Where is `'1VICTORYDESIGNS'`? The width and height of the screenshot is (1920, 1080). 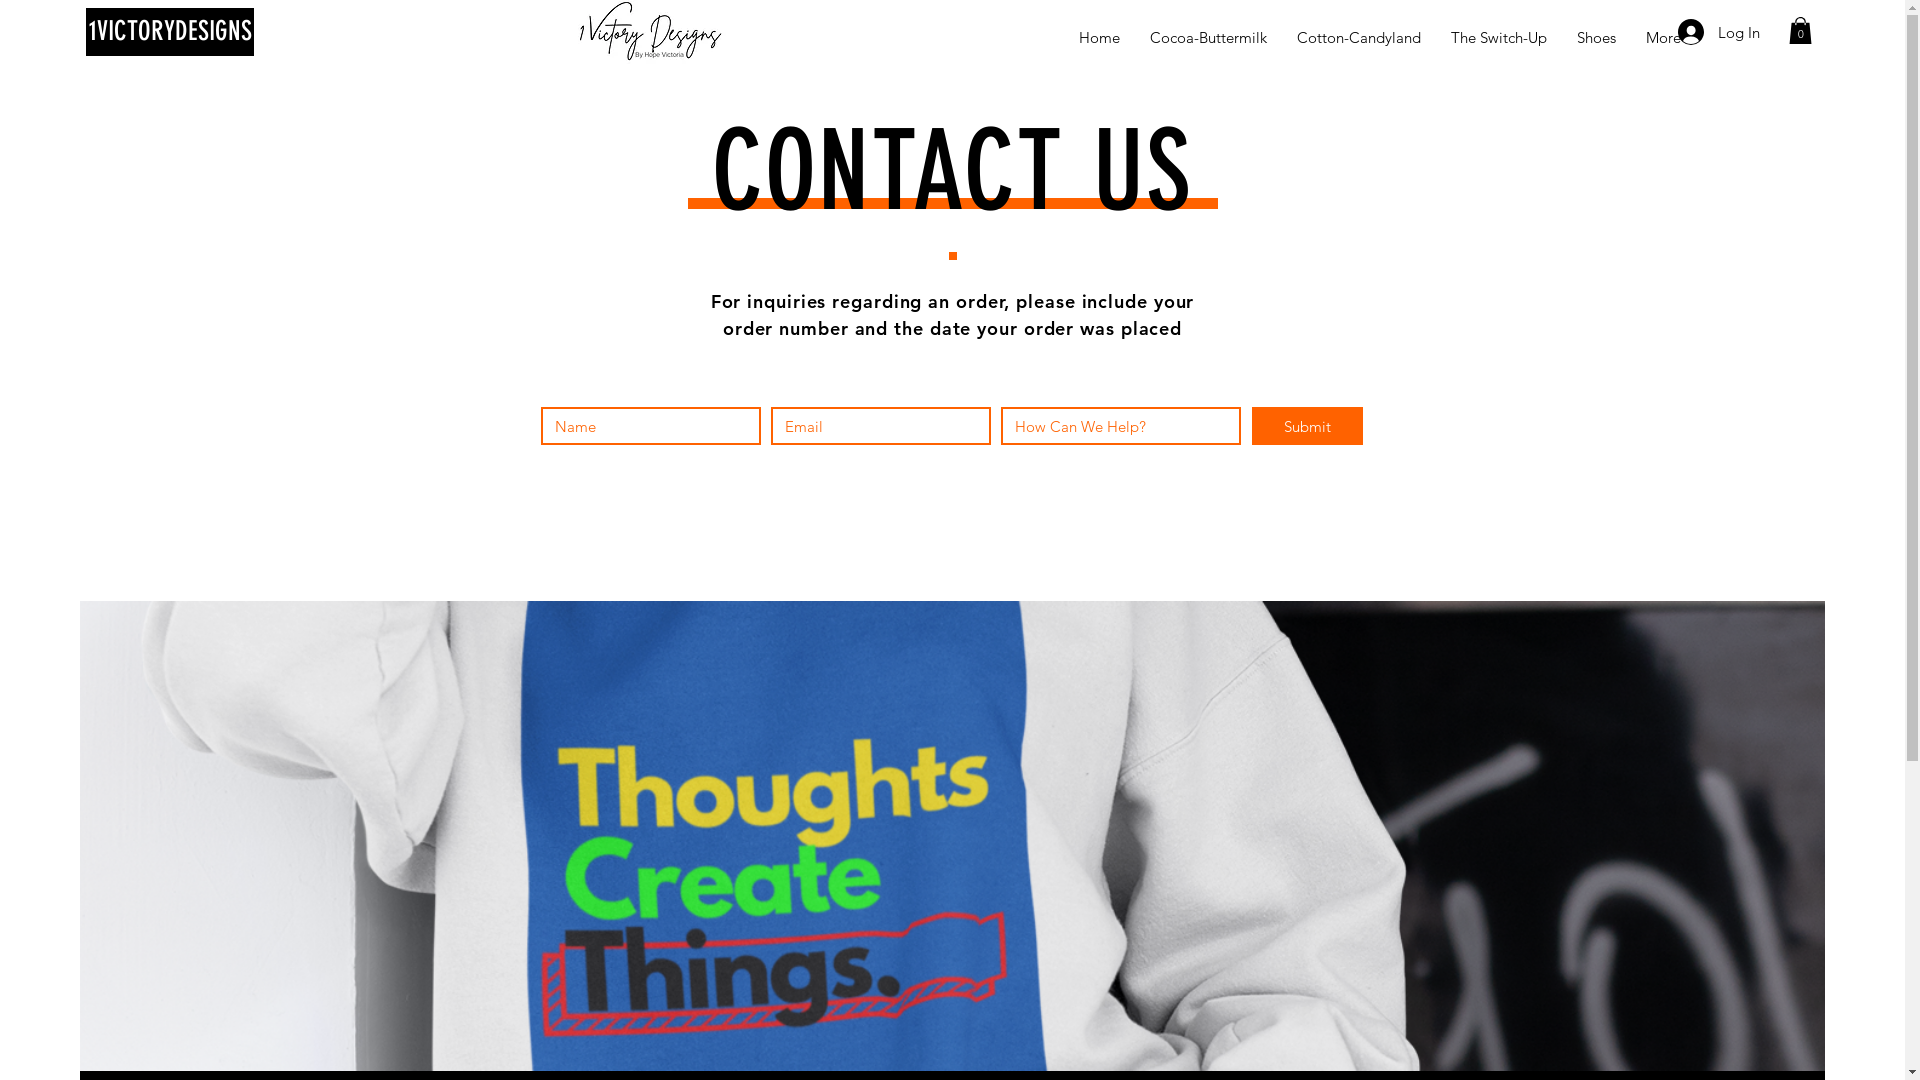
'1VICTORYDESIGNS' is located at coordinates (169, 31).